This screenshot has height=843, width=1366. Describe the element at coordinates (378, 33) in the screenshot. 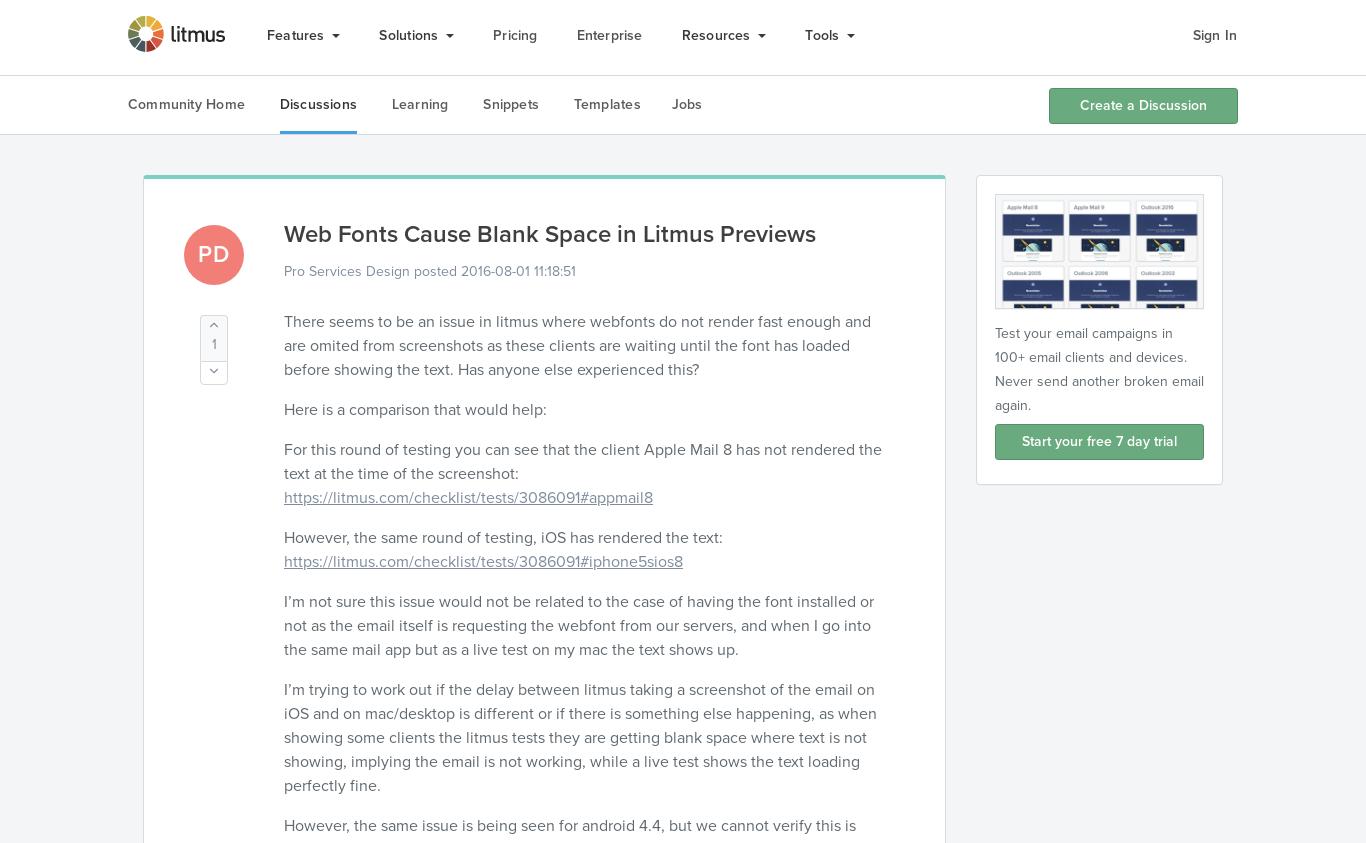

I see `'Solutions'` at that location.